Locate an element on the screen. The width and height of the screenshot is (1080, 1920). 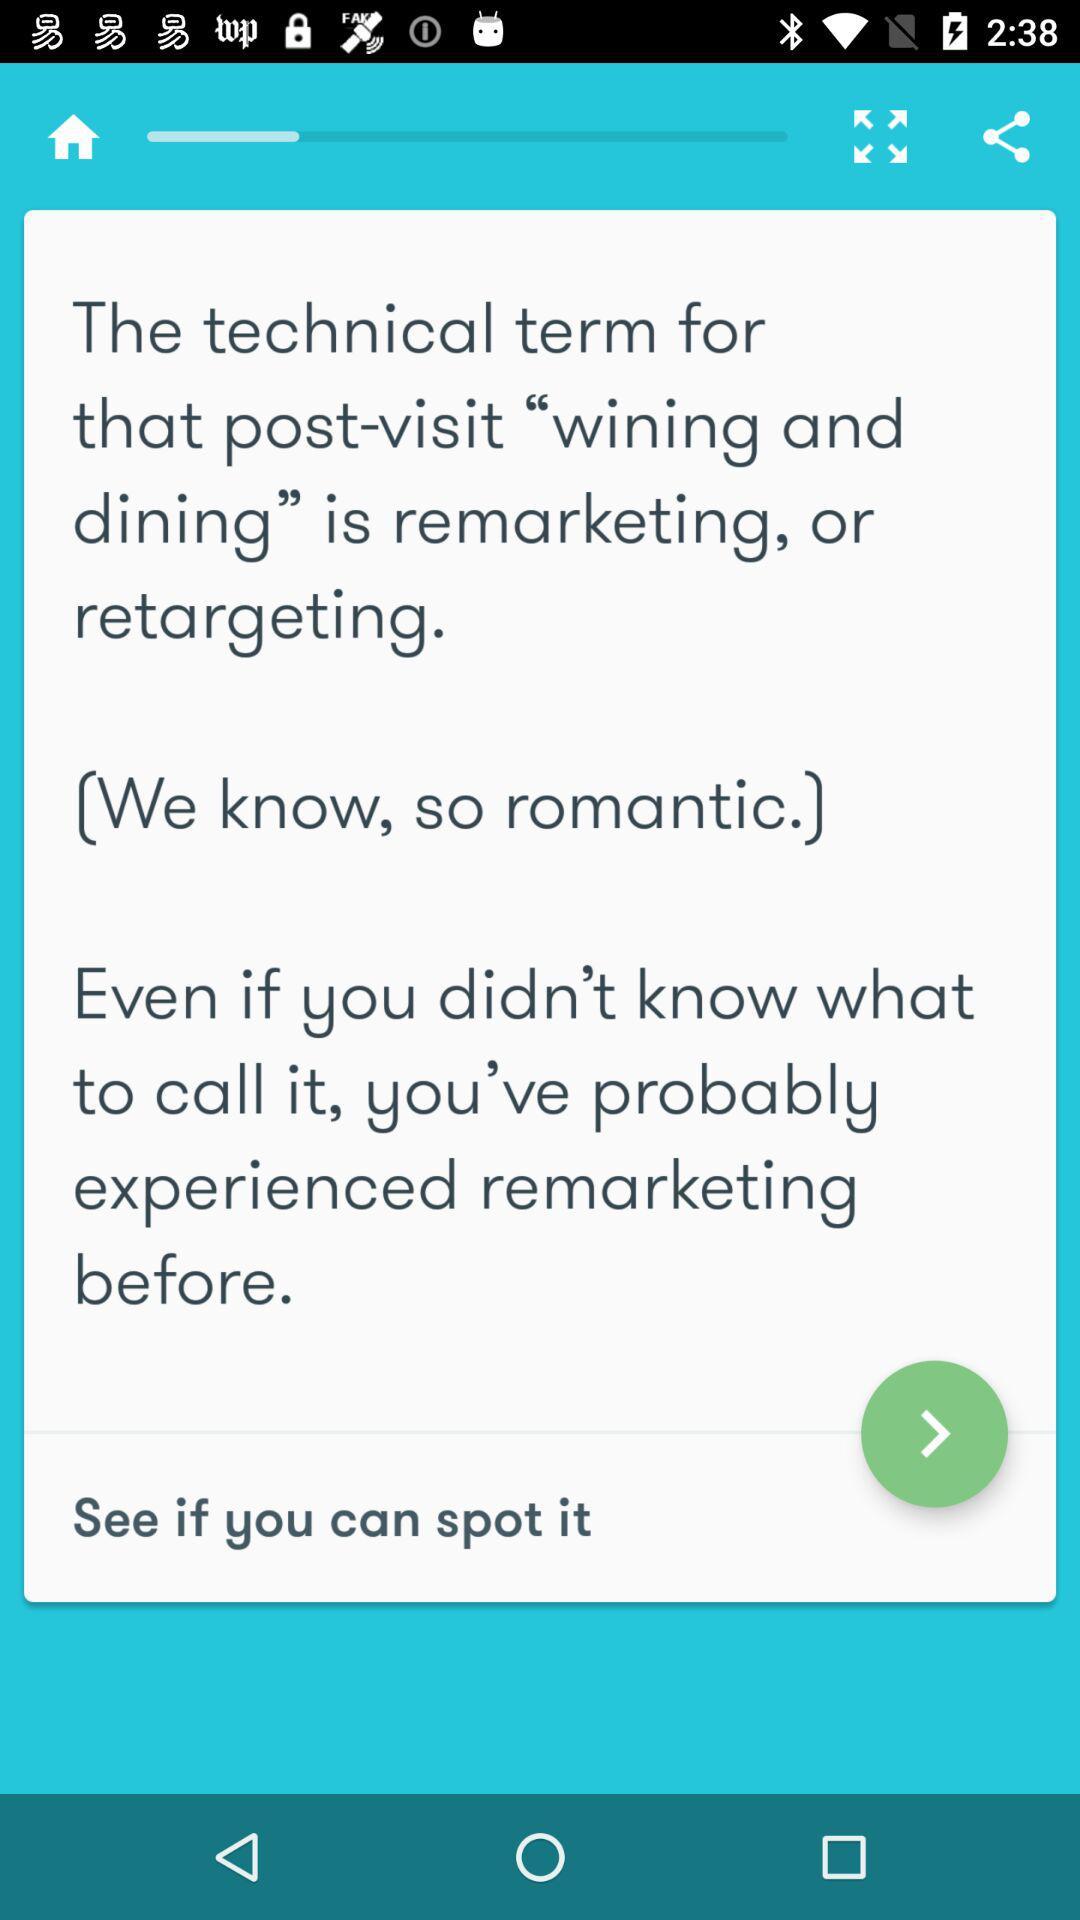
the home icon is located at coordinates (72, 135).